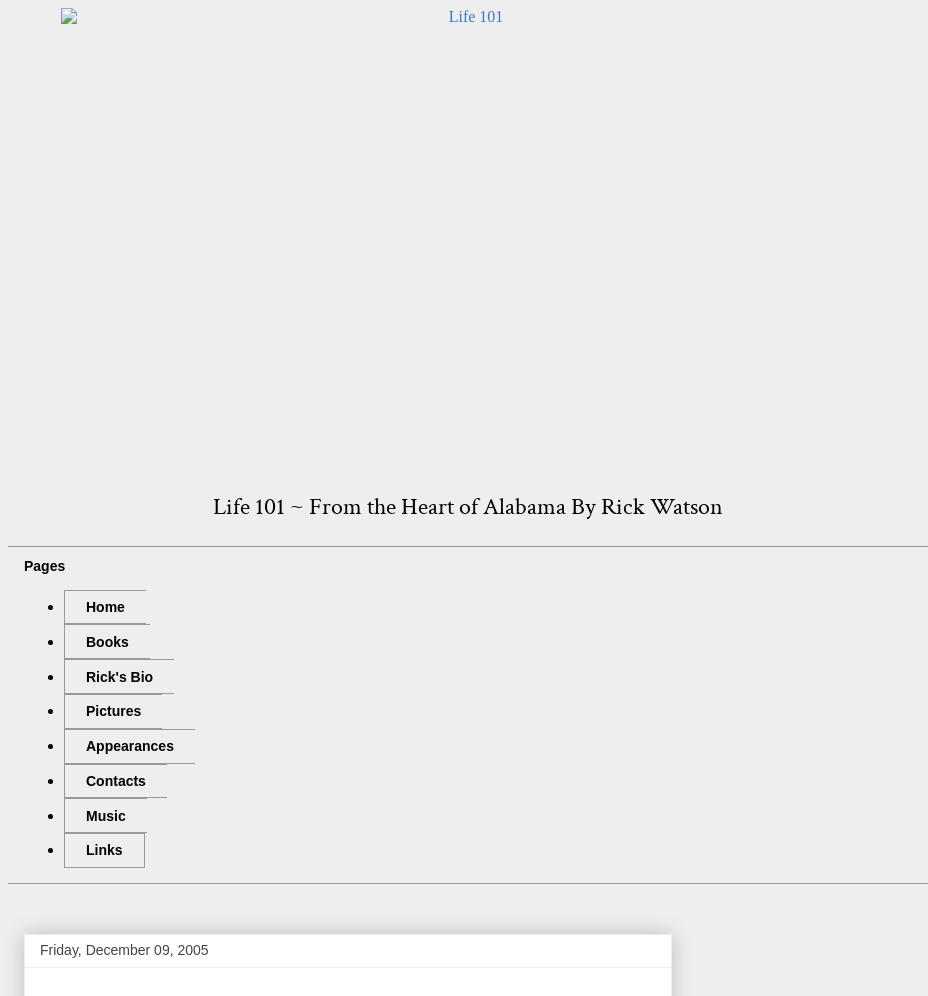 The height and width of the screenshot is (996, 928). Describe the element at coordinates (119, 675) in the screenshot. I see `'Rick's Bio'` at that location.